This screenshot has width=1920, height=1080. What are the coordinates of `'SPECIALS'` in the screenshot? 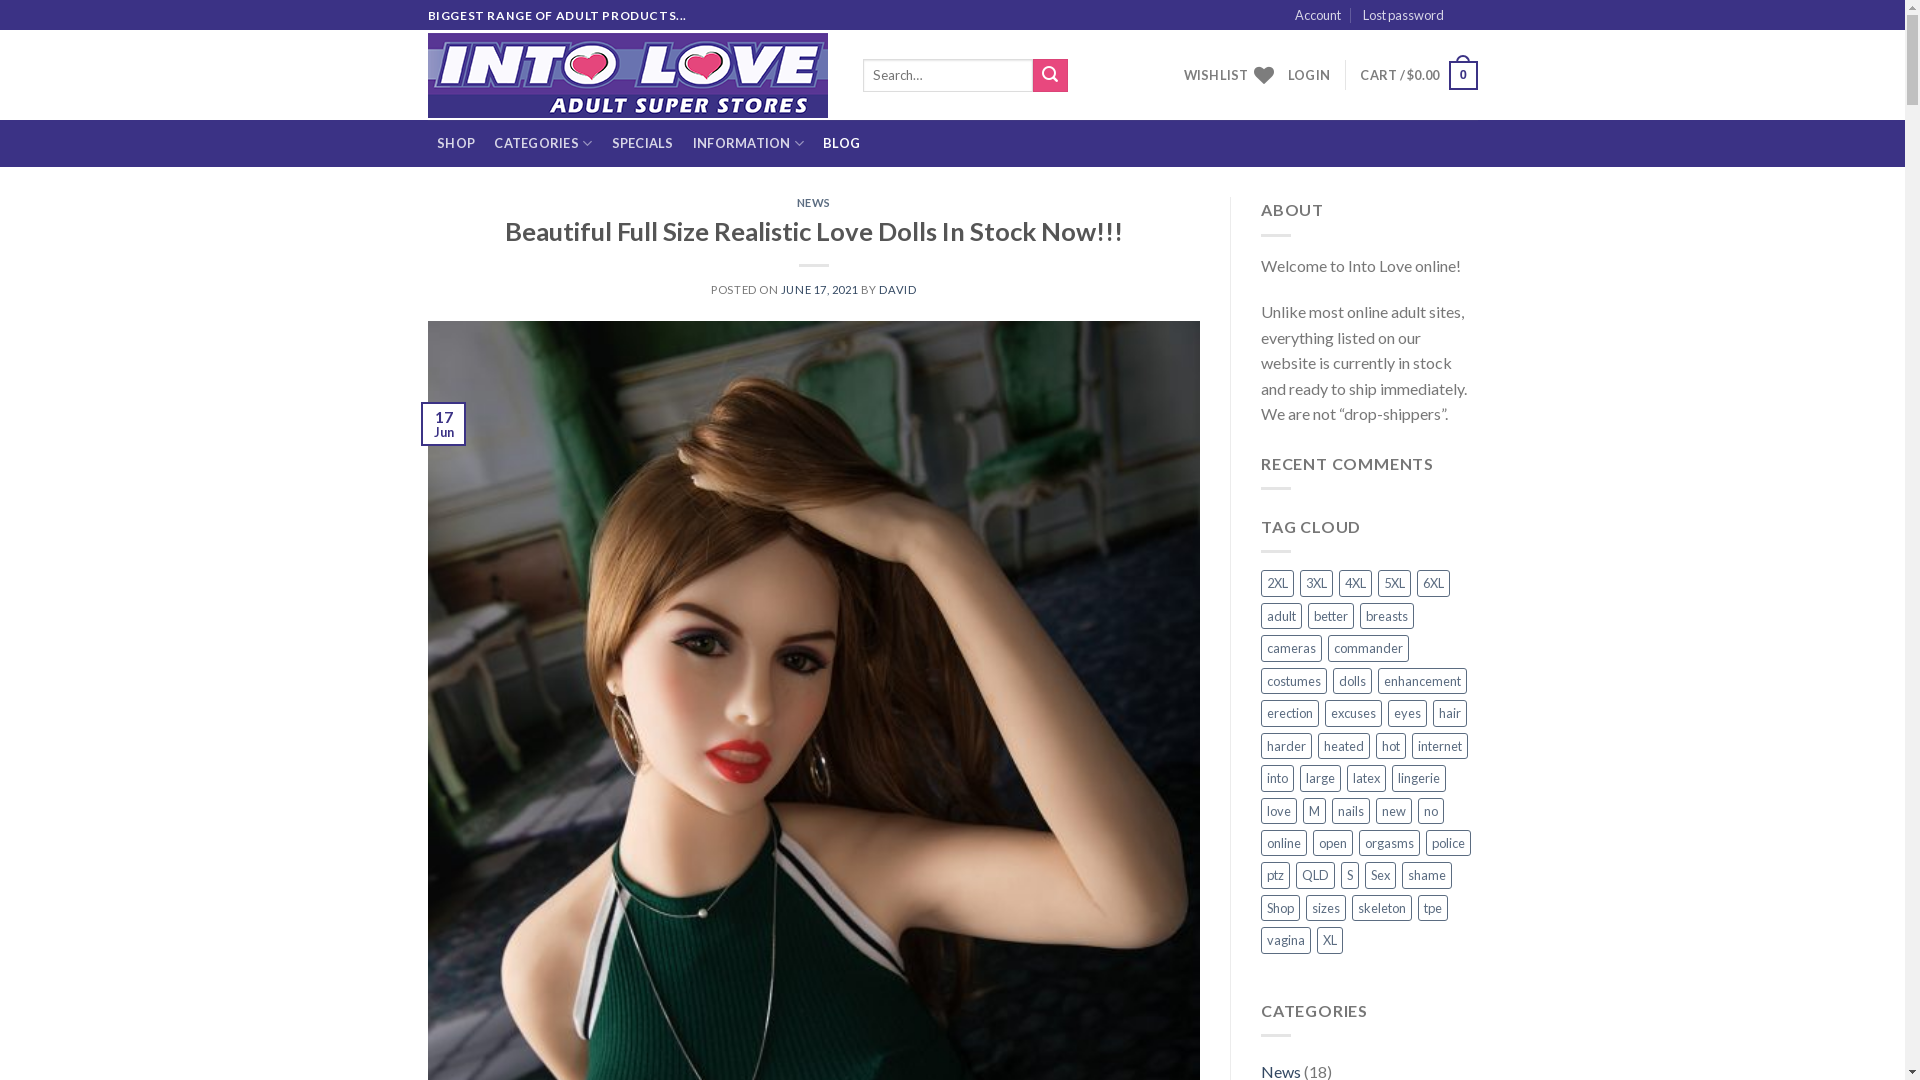 It's located at (642, 142).